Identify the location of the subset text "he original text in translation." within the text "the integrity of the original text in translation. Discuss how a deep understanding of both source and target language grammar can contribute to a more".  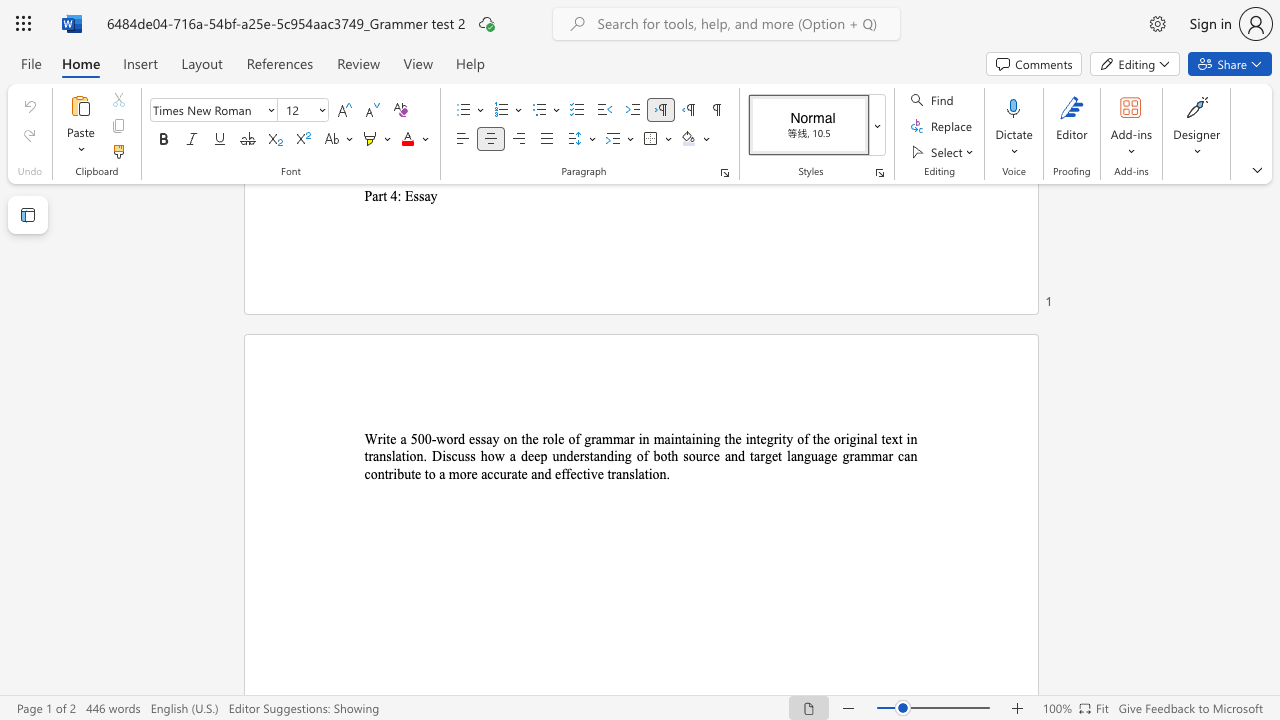
(816, 438).